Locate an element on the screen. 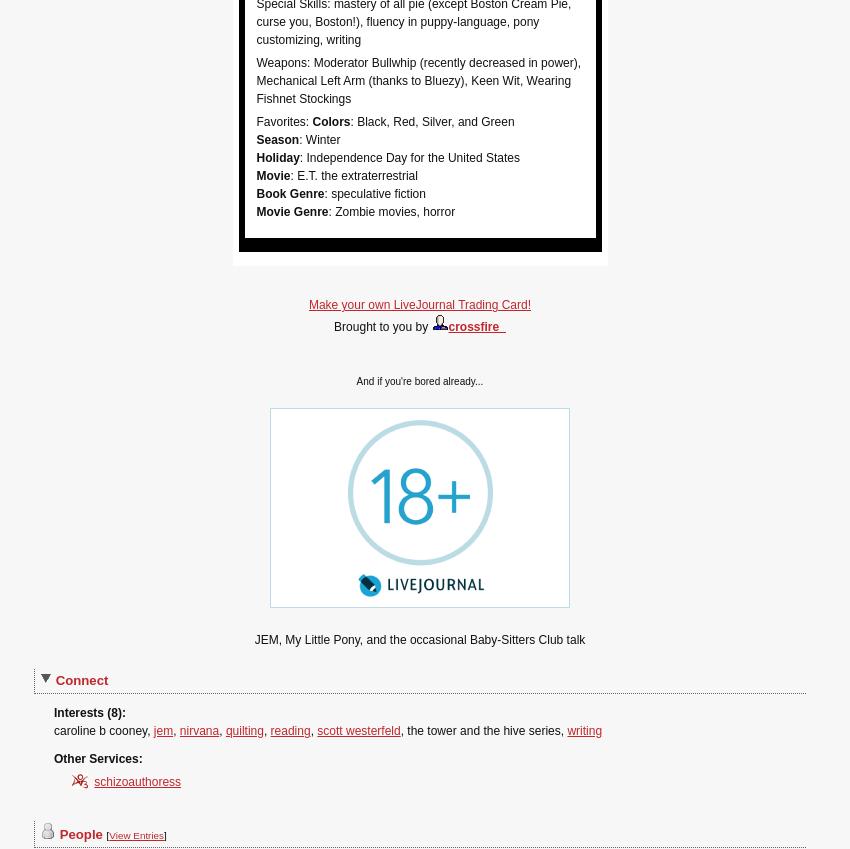 Image resolution: width=850 pixels, height=849 pixels. 'Weapons:' is located at coordinates (283, 62).